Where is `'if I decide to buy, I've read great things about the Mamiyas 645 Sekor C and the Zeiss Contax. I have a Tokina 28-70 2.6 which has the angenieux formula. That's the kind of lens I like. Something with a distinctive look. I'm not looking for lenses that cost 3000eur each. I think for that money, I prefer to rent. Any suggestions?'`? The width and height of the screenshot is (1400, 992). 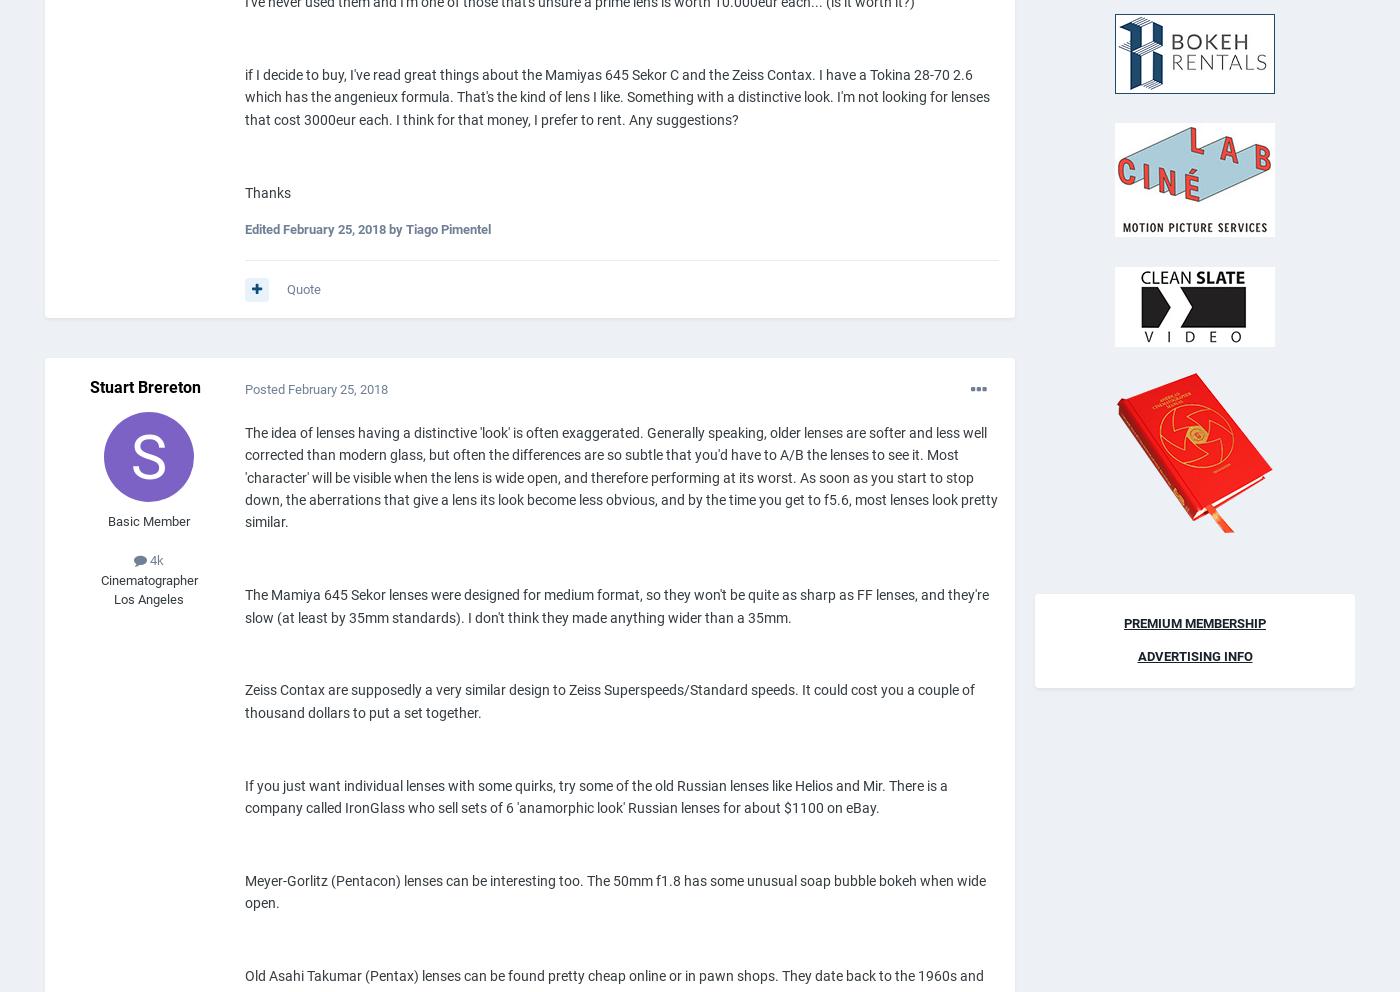
'if I decide to buy, I've read great things about the Mamiyas 645 Sekor C and the Zeiss Contax. I have a Tokina 28-70 2.6 which has the angenieux formula. That's the kind of lens I like. Something with a distinctive look. I'm not looking for lenses that cost 3000eur each. I think for that money, I prefer to rent. Any suggestions?' is located at coordinates (244, 95).